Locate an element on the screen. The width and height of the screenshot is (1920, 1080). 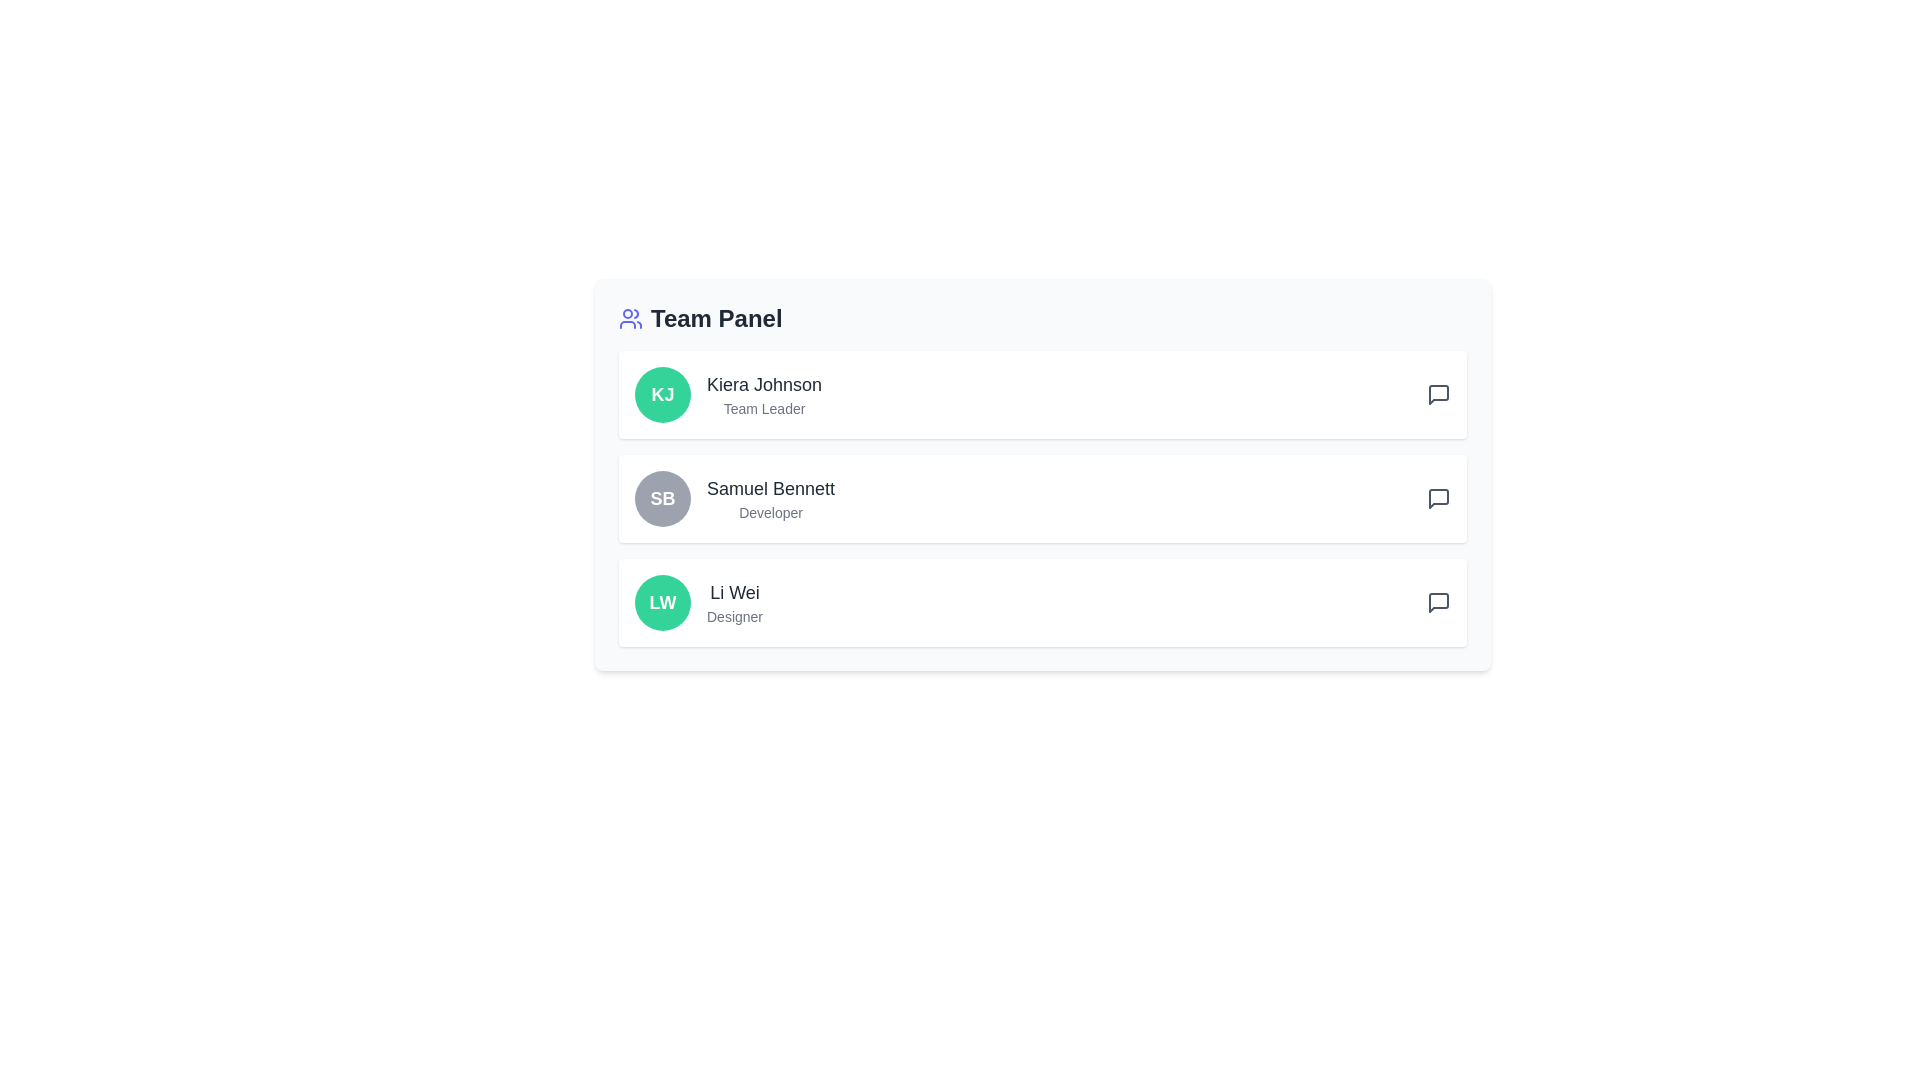
the Avatar placeholder representing user 'Samuel Bennett', located on the second row to the left of the text 'Samuel Bennett' and its subtext 'Developer' is located at coordinates (662, 497).